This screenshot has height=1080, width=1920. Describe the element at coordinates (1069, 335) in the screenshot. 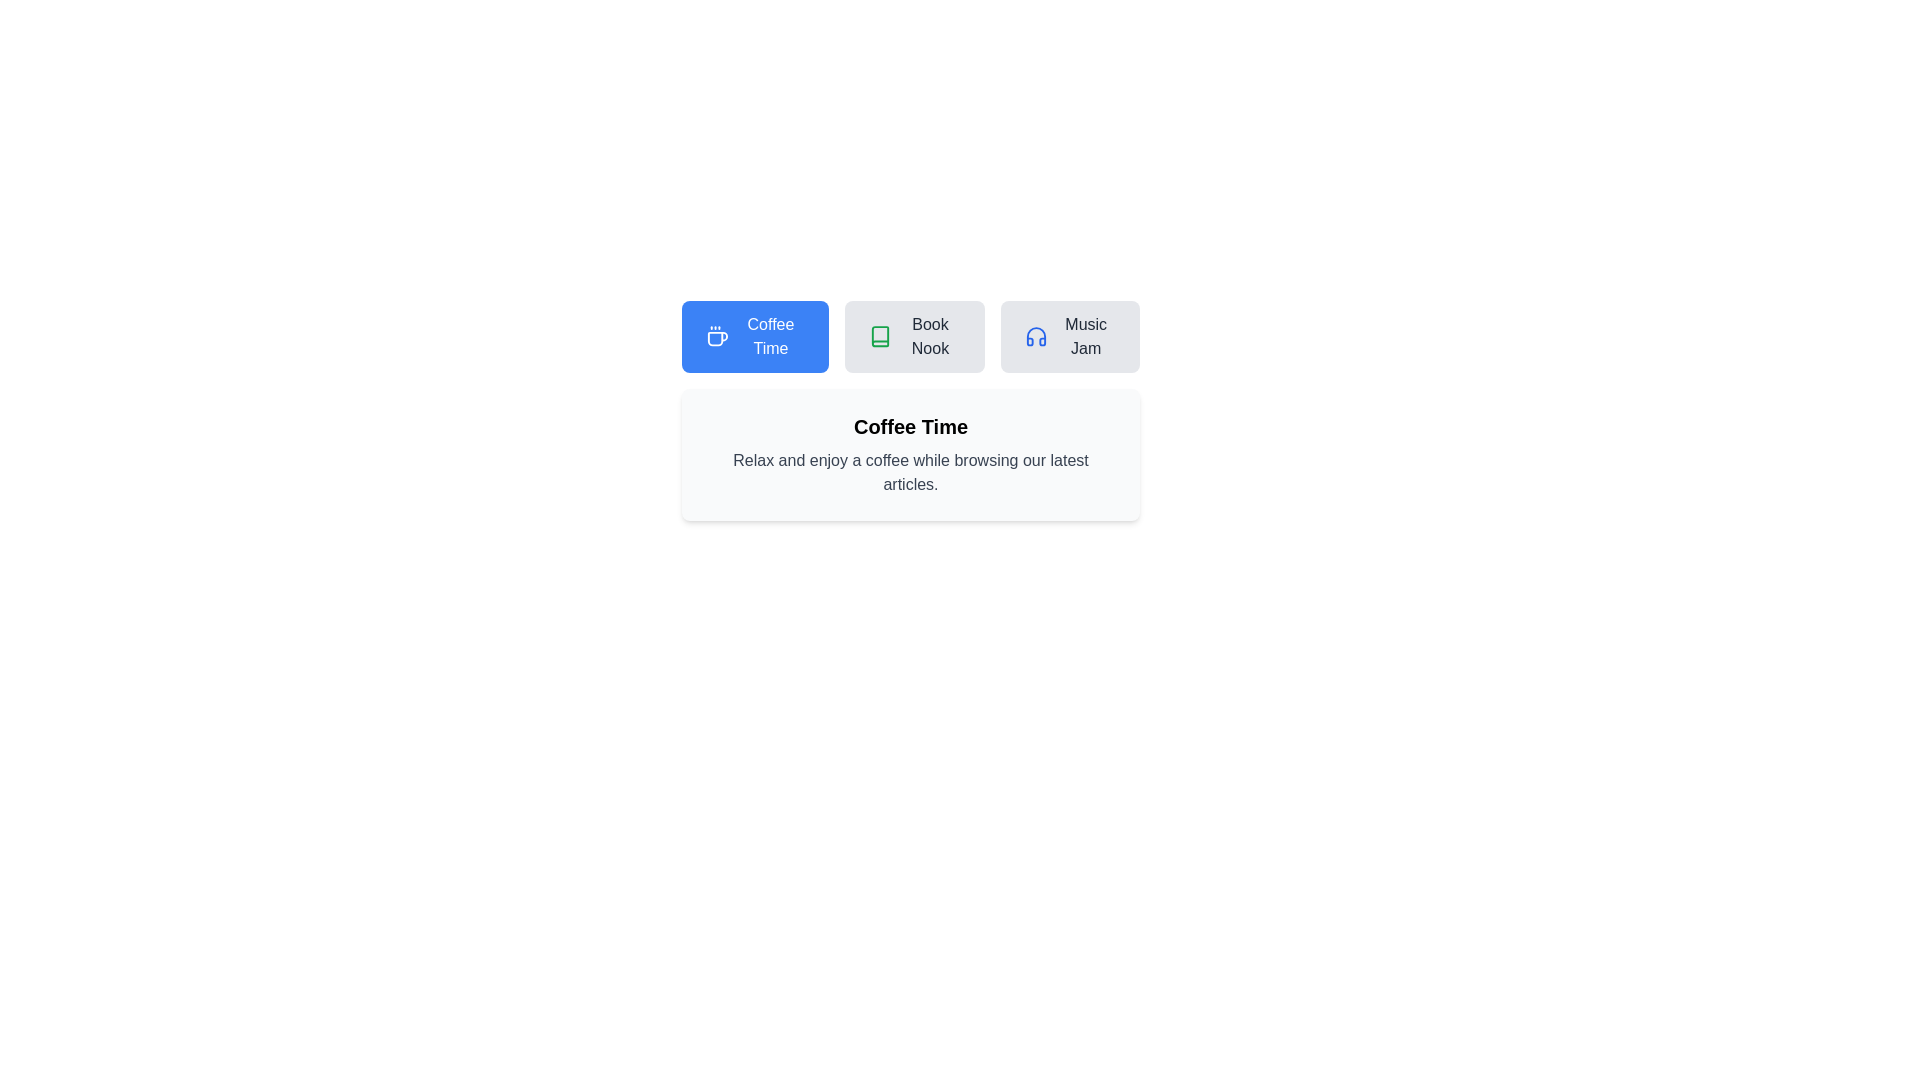

I see `the tab corresponding to Music Jam` at that location.